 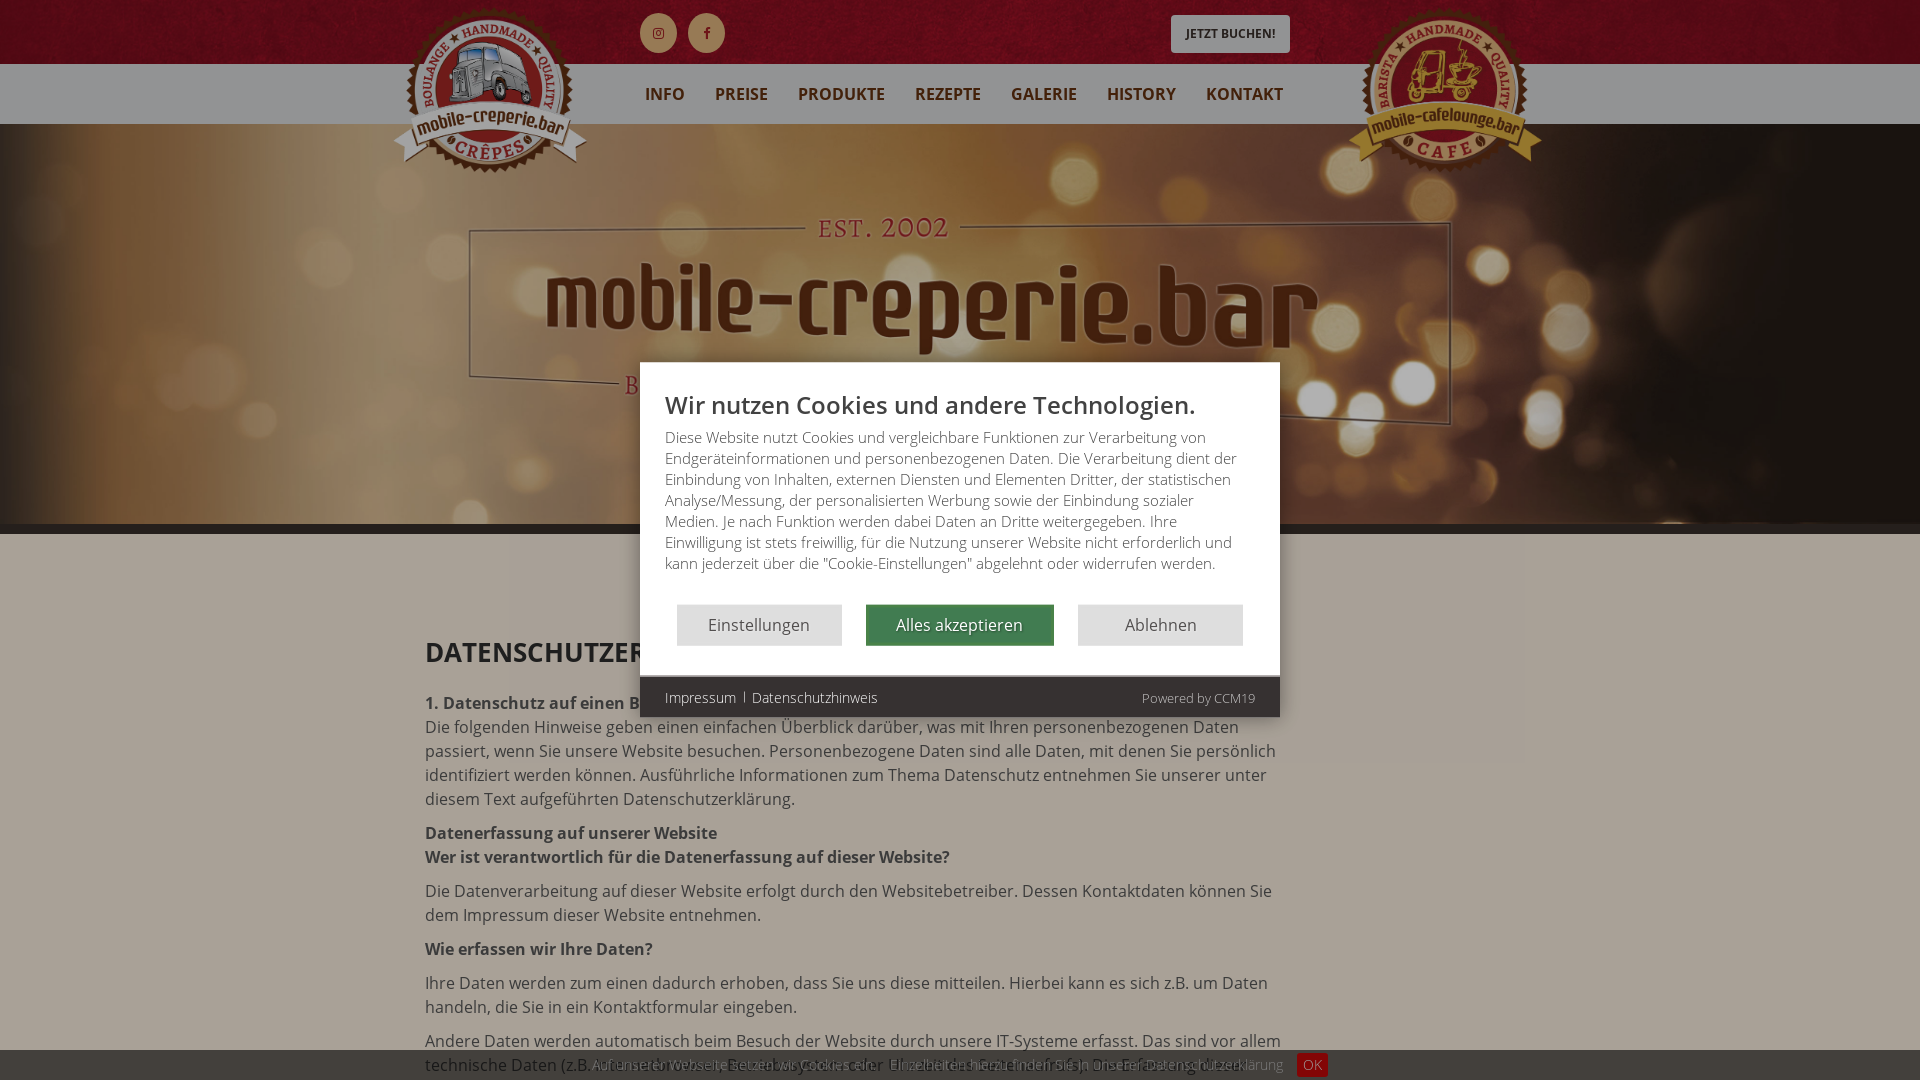 What do you see at coordinates (1198, 696) in the screenshot?
I see `'Powered by CCM19'` at bounding box center [1198, 696].